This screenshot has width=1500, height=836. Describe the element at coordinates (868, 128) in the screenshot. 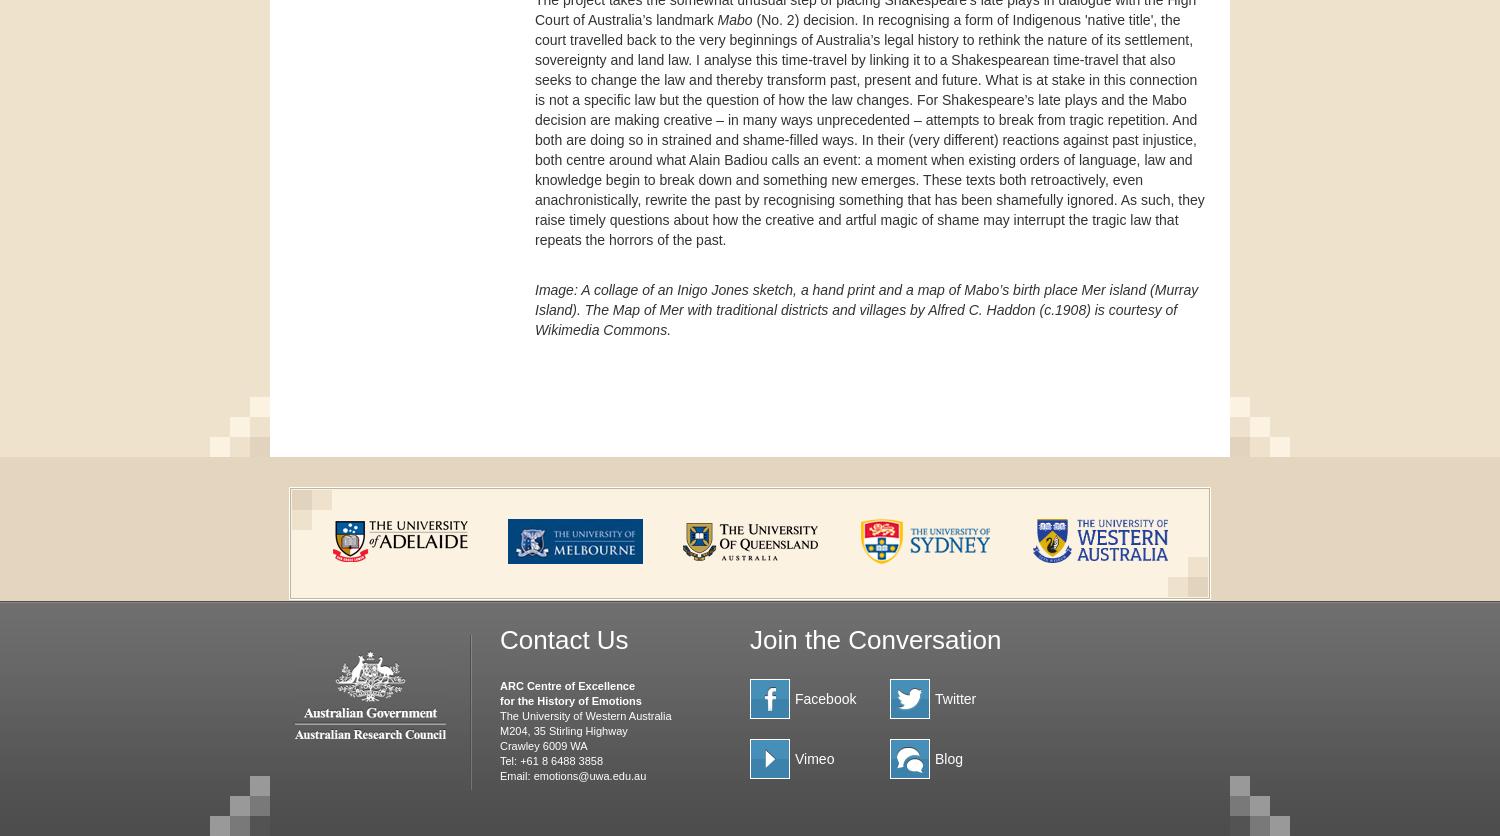

I see `'(No. 2) decision. In recognising a form of Indigenous 'native title', the court travelled back to the very beginnings of Australia’s legal history to rethink the nature of its settlement, sovereignty and land law. I analyse this time-travel by linking it to a Shakespearean time-travel that also seeks to change the law and thereby transform past, present and future. What is at stake in this connection is not a specific law but the question of how the law changes. For Shakespeare’s late plays and the Mabo decision are making creative – in many ways unprecedented – attempts to break from tragic repetition. And both are doing so in strained and shame-filled ways. In their (very different) reactions against past injustice, both centre around what Alain Badiou calls an event: a moment when existing orders of language, law and knowledge begin to break down and something new emerges. These texts both retroactively, even anachronistically, rewrite the past by recognising something that has been shamefully ignored. As such, they raise timely questions about how the creative and artful magic of shame may interrupt the tragic law that repeats the horrors of the past.'` at that location.